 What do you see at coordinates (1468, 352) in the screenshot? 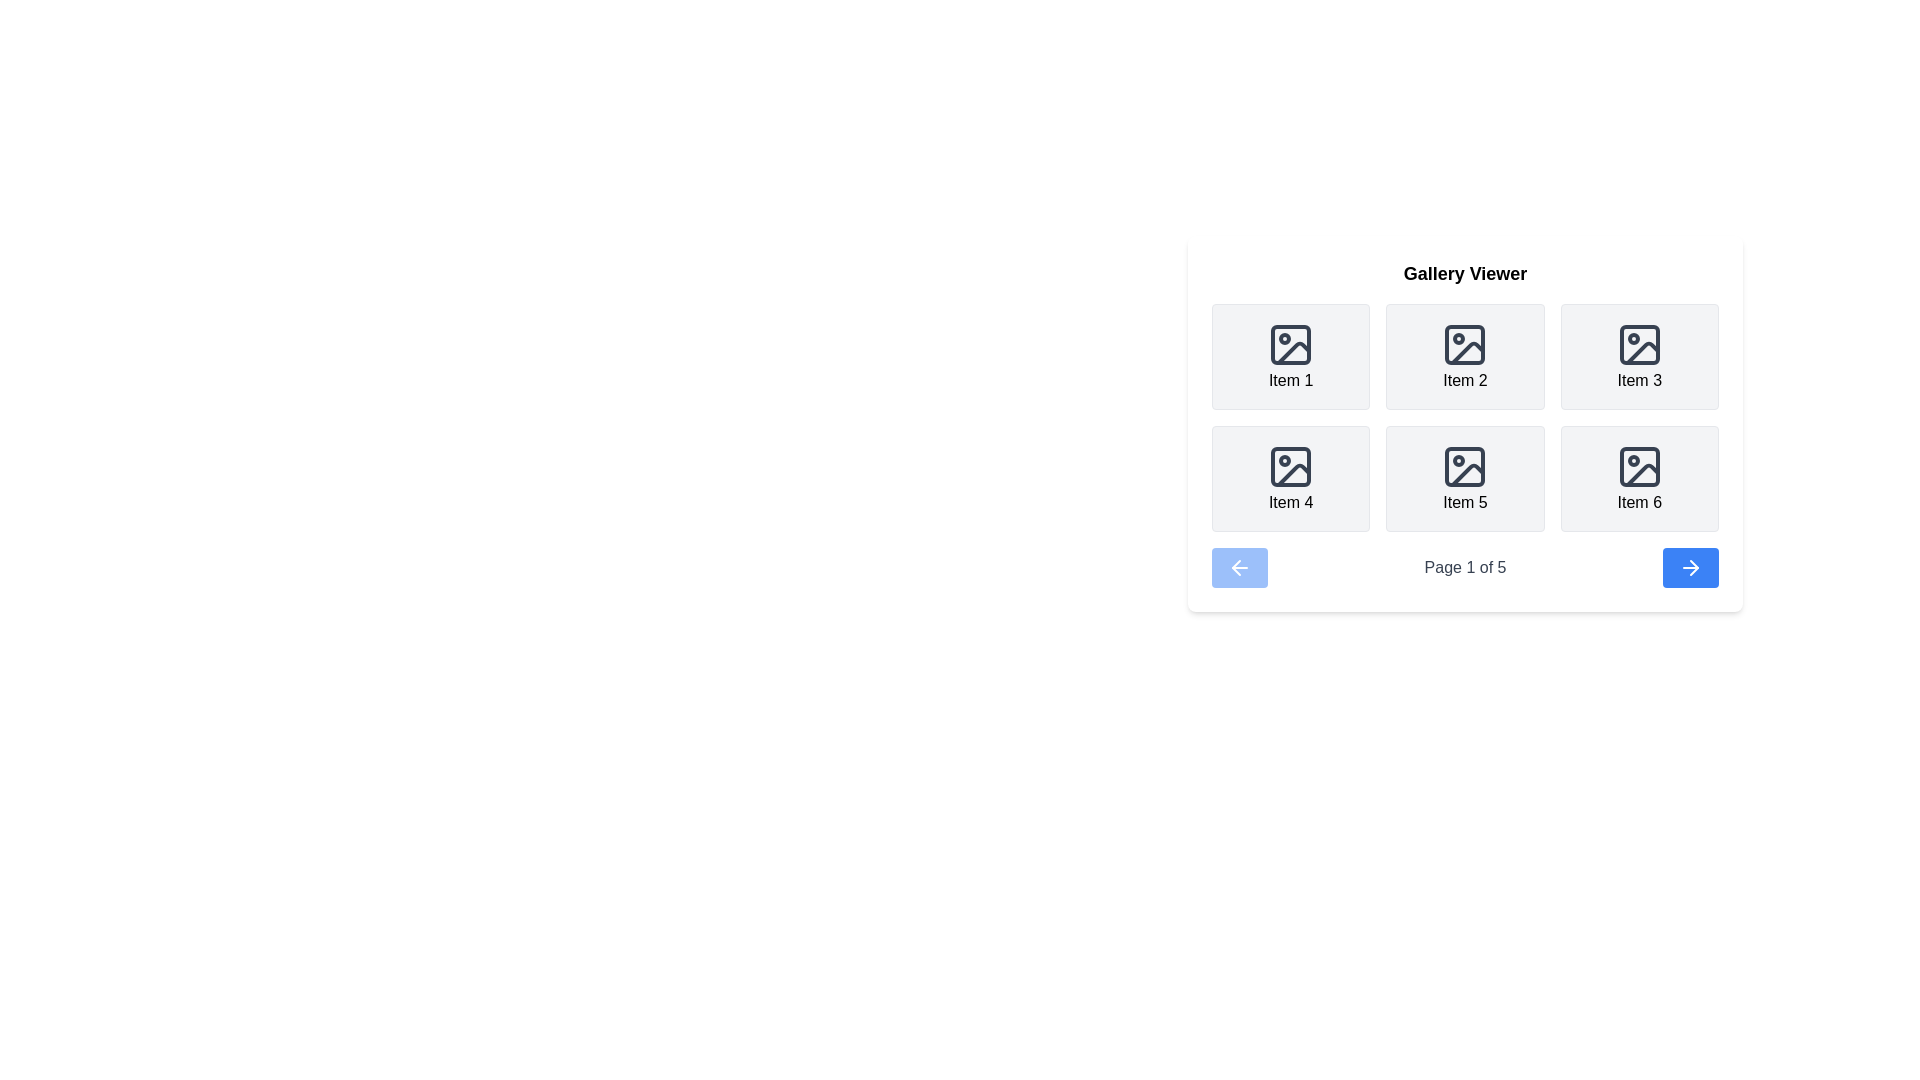
I see `the decorative graphical element within the SVG icon that represents a photograph, located in the second item of a grid in the Gallery Viewer interface` at bounding box center [1468, 352].